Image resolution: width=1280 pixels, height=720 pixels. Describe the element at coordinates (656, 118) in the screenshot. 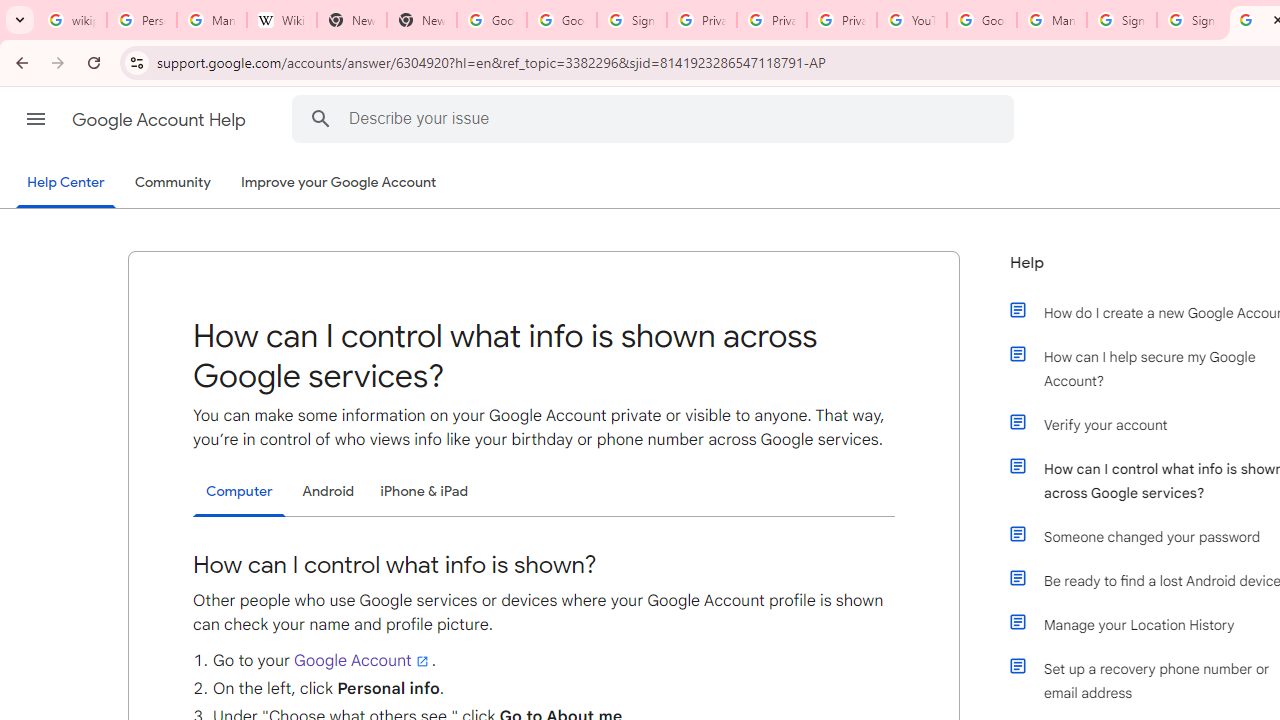

I see `'Describe your issue'` at that location.